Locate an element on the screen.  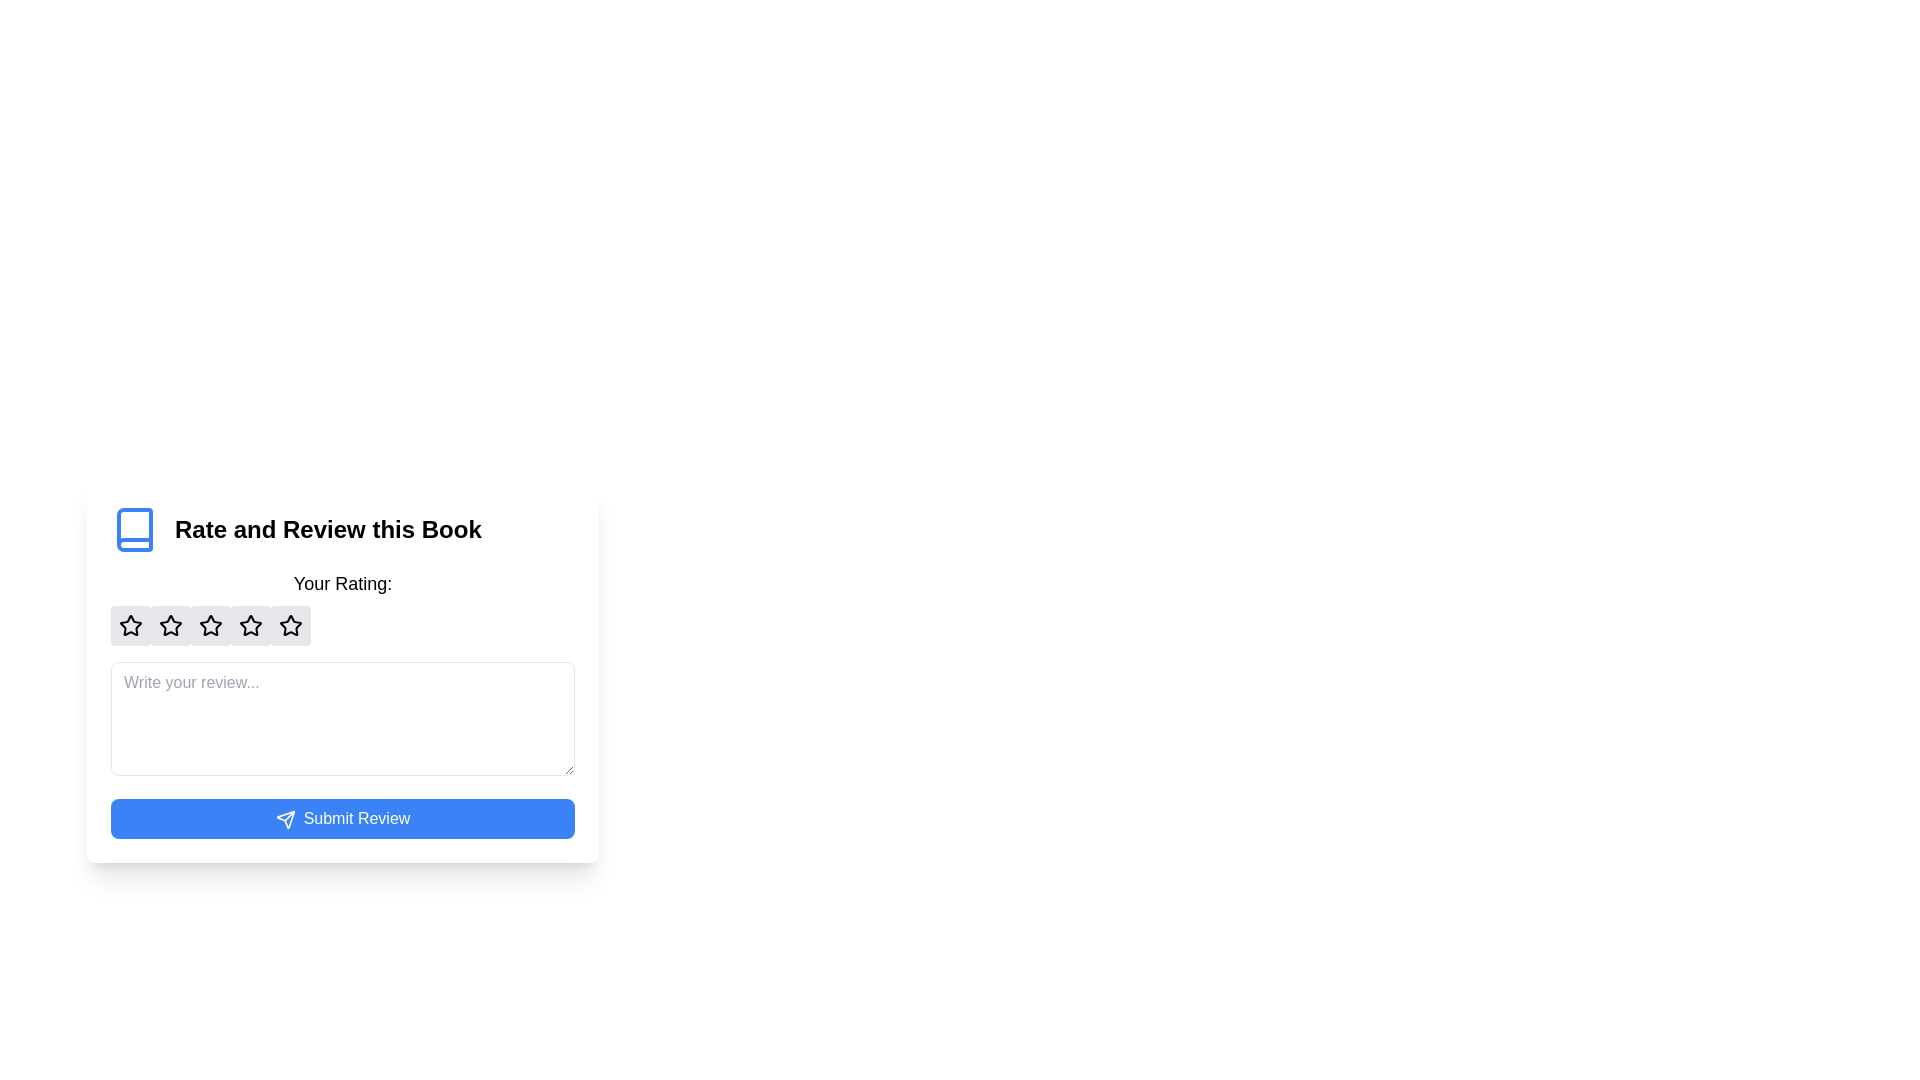
the second star icon in the rating component located below the 'Your Rating:' text is located at coordinates (171, 624).